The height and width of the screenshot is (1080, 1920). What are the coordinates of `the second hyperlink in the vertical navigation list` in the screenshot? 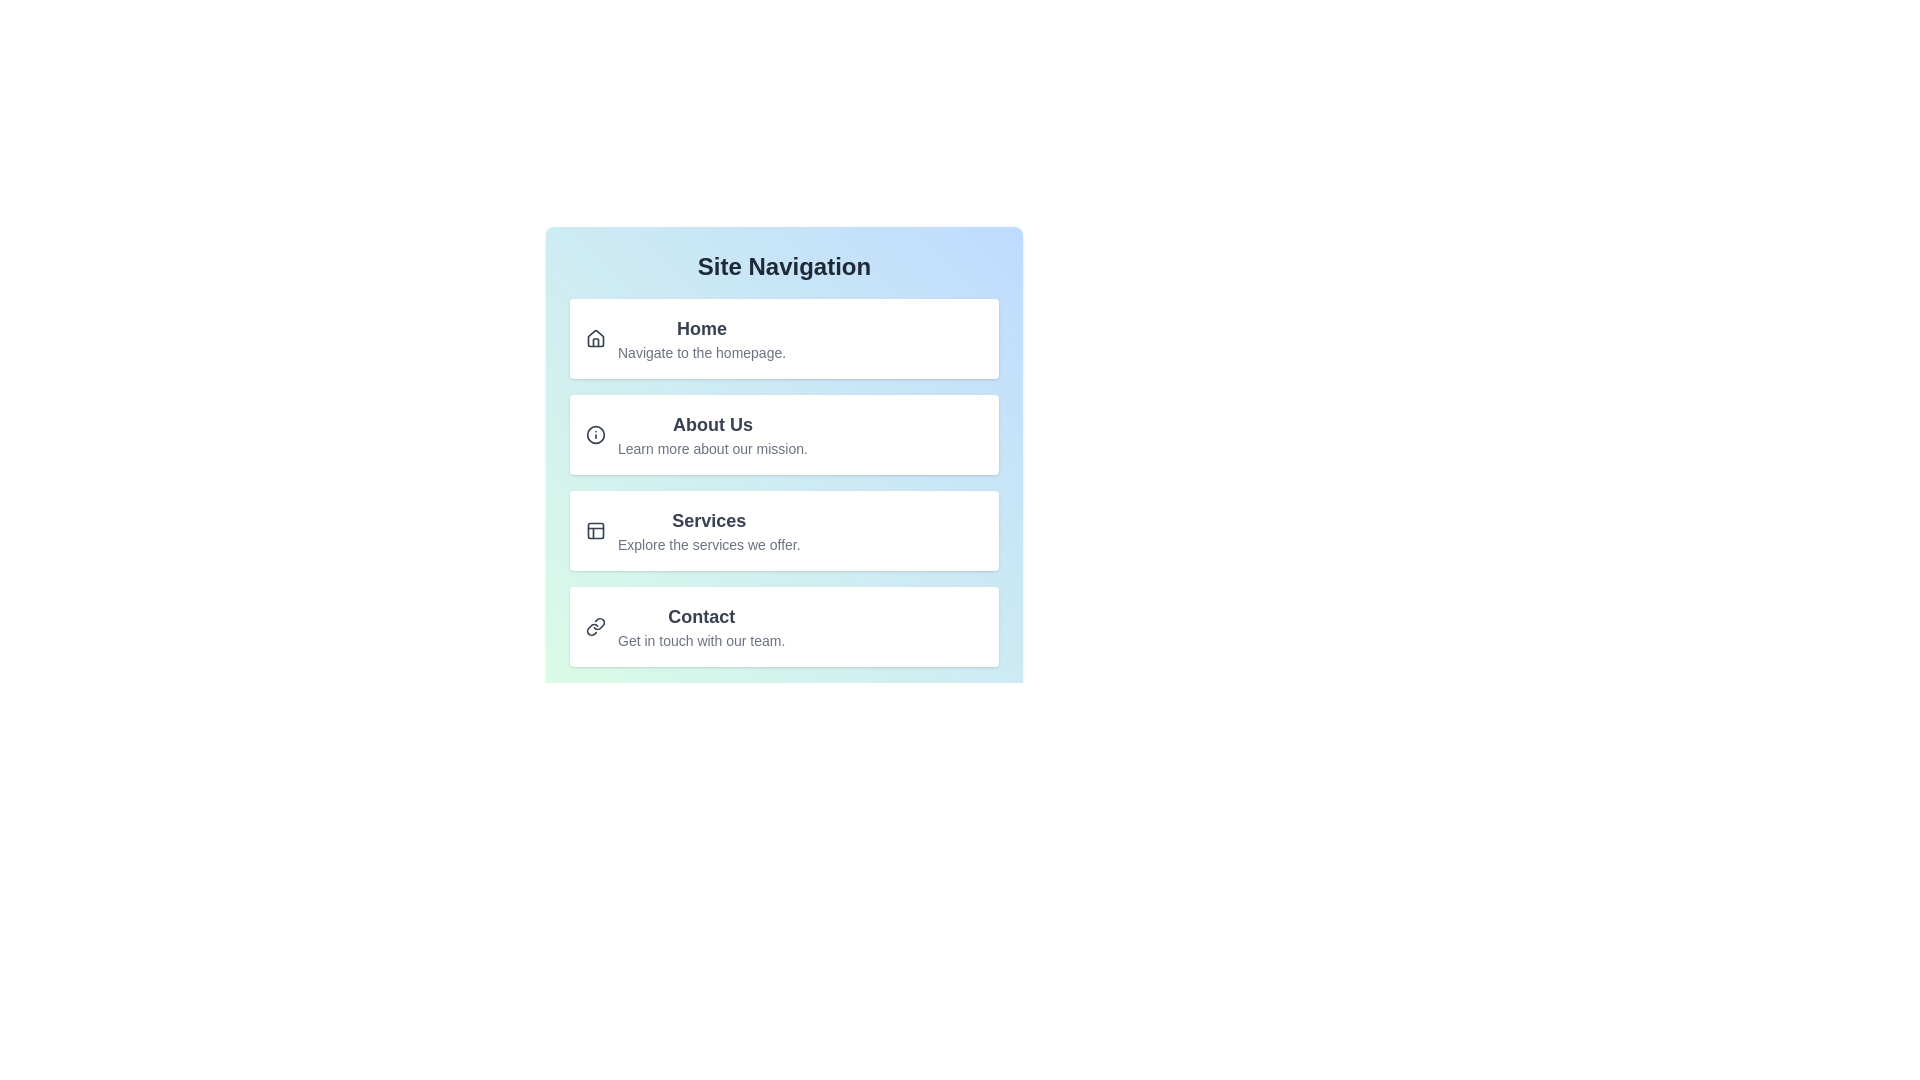 It's located at (783, 442).